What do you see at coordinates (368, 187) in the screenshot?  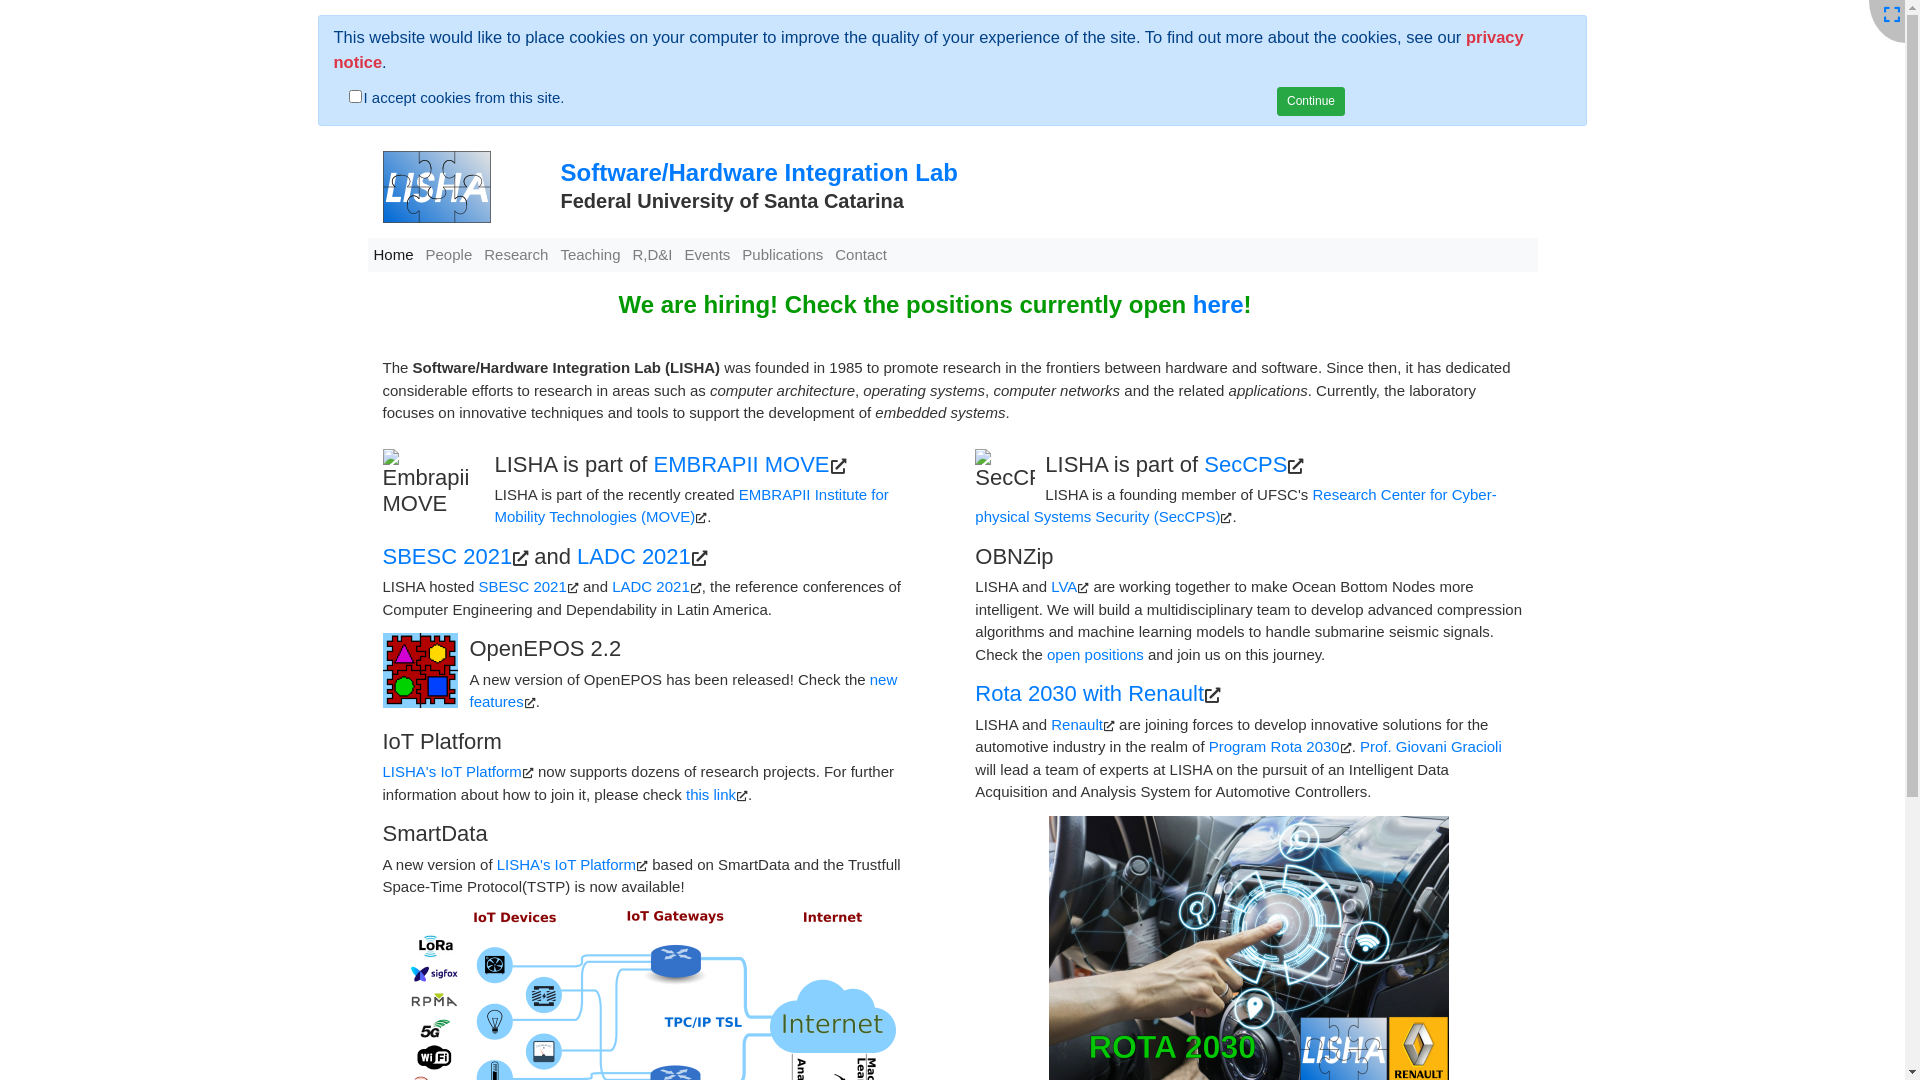 I see `'LISHA'` at bounding box center [368, 187].